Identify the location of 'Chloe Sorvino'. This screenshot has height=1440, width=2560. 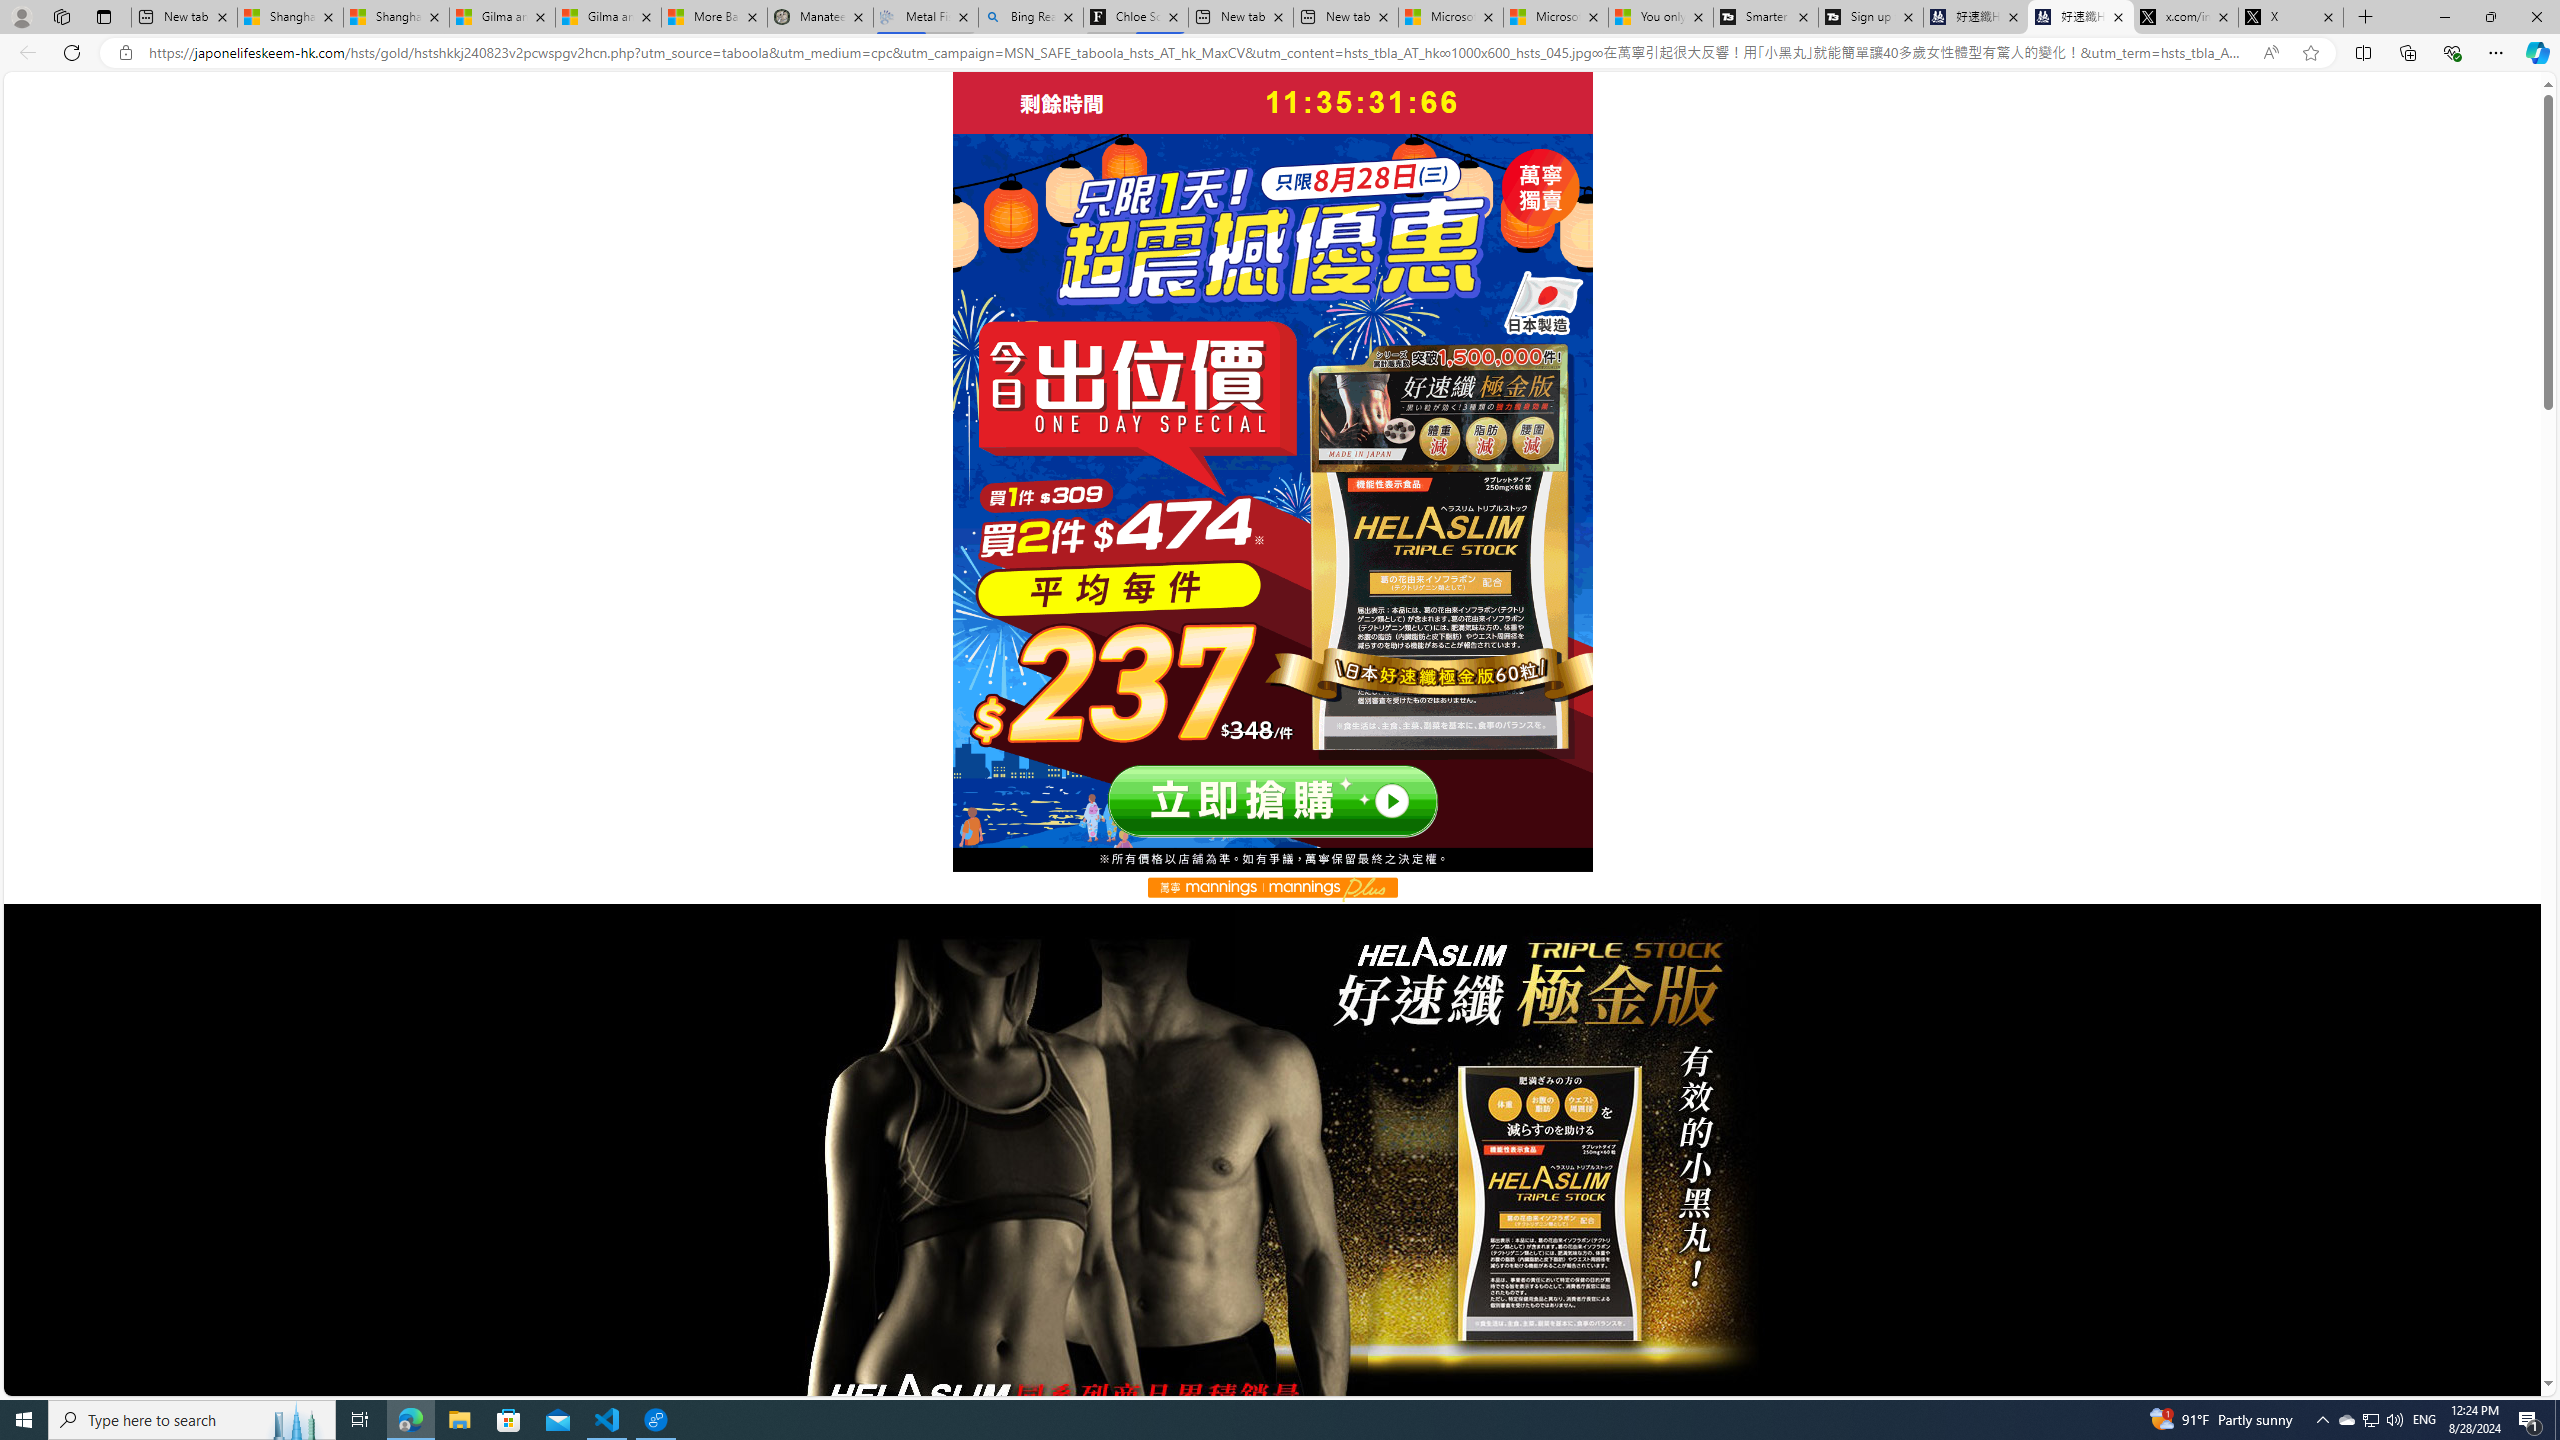
(1136, 16).